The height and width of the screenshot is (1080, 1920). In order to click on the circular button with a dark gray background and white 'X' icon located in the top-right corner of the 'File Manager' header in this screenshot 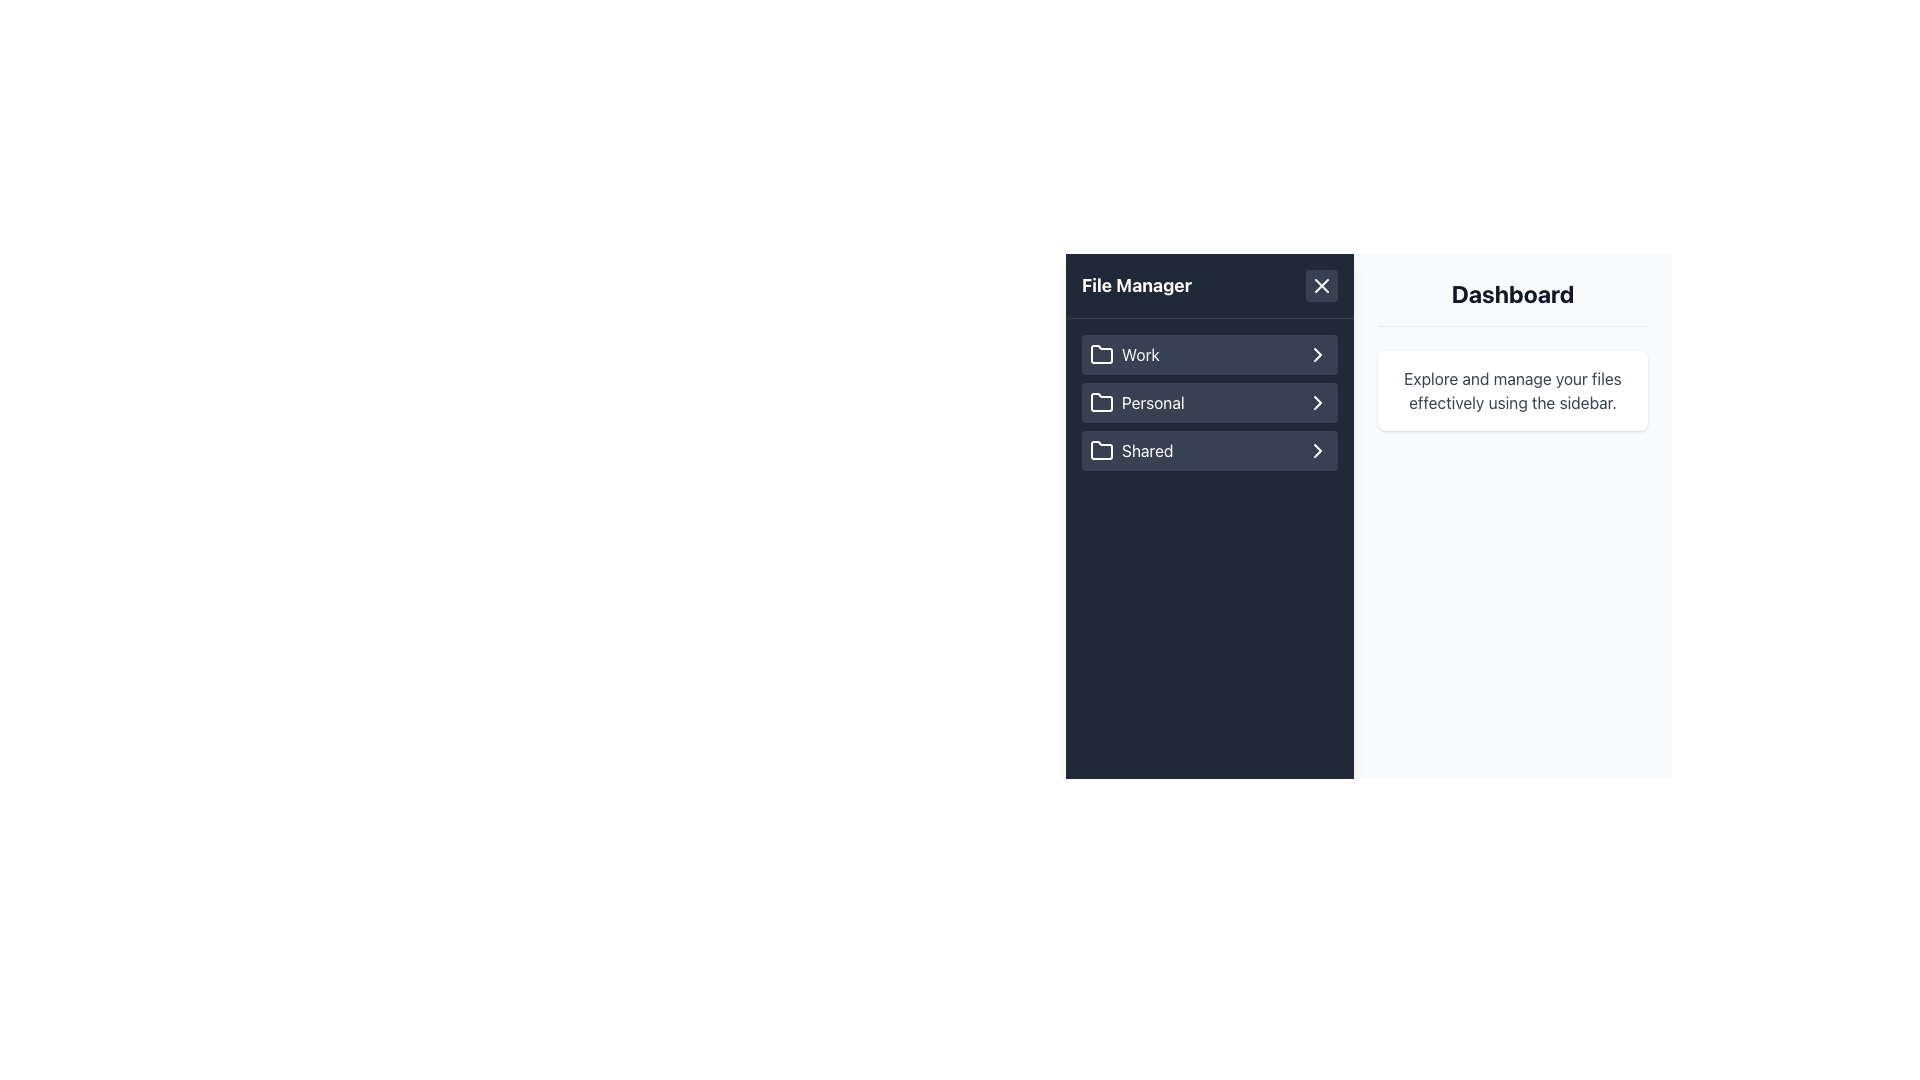, I will do `click(1321, 285)`.